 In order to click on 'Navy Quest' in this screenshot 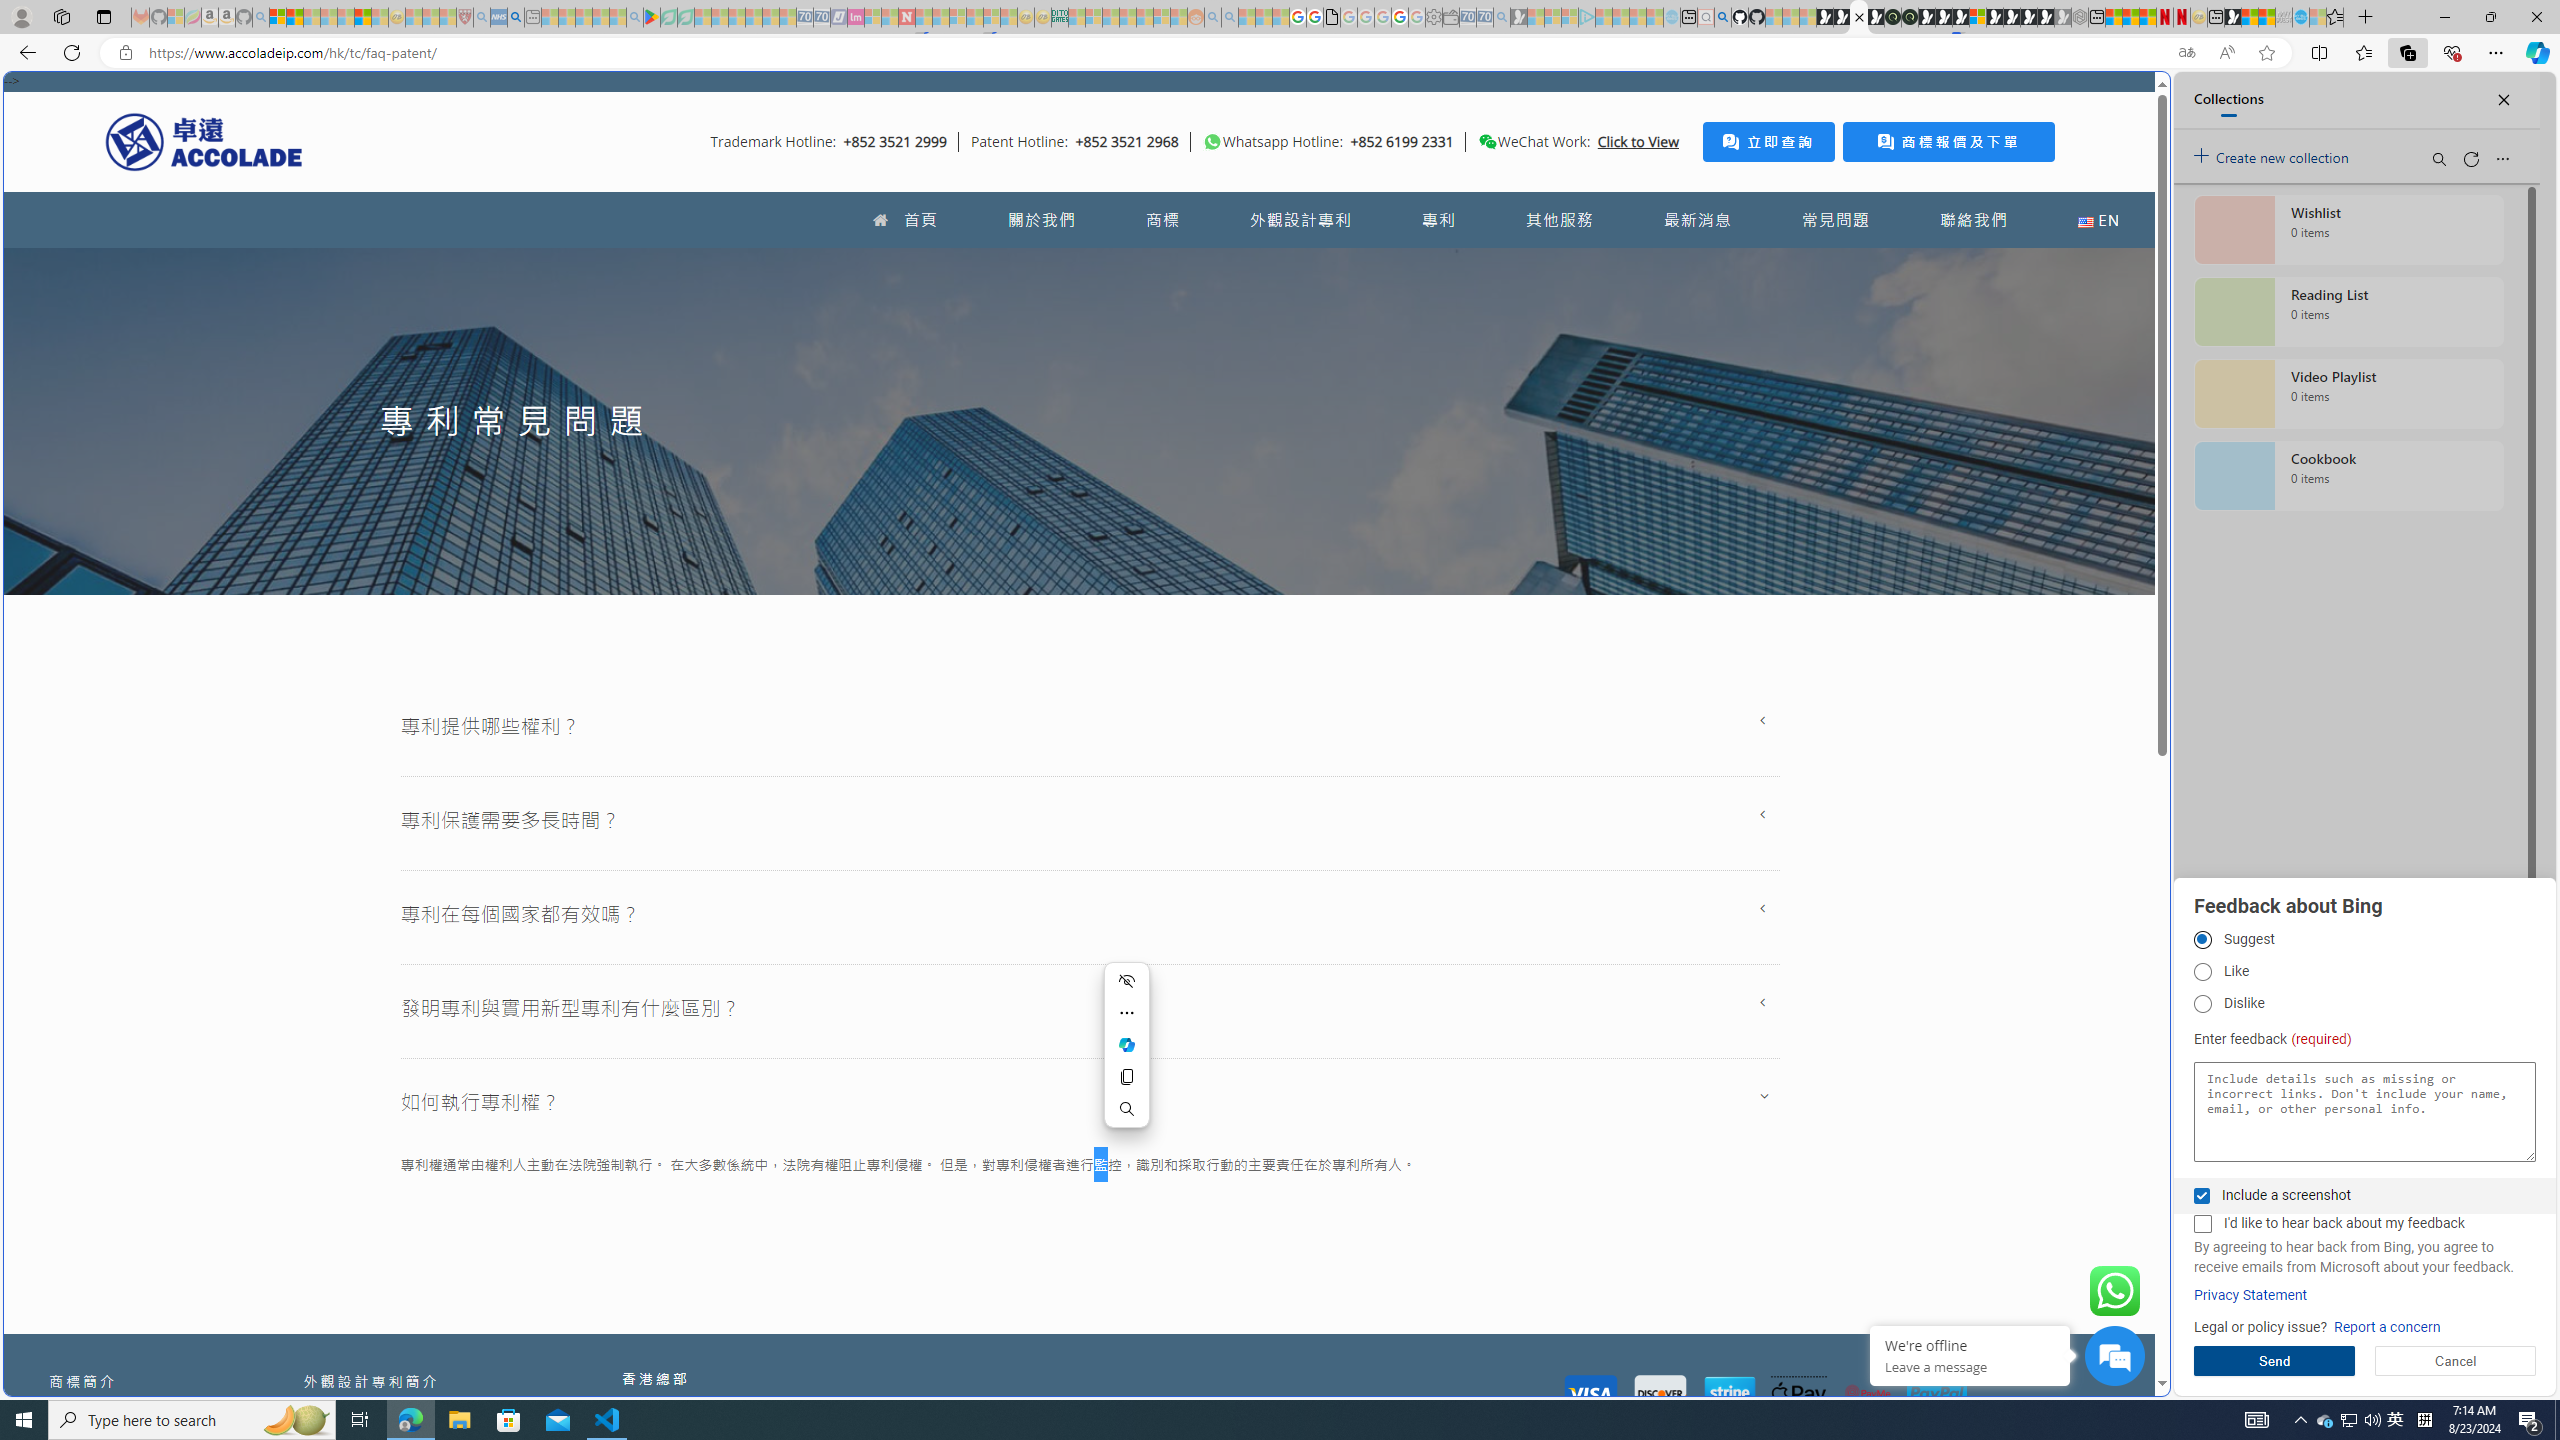, I will do `click(2283, 16)`.